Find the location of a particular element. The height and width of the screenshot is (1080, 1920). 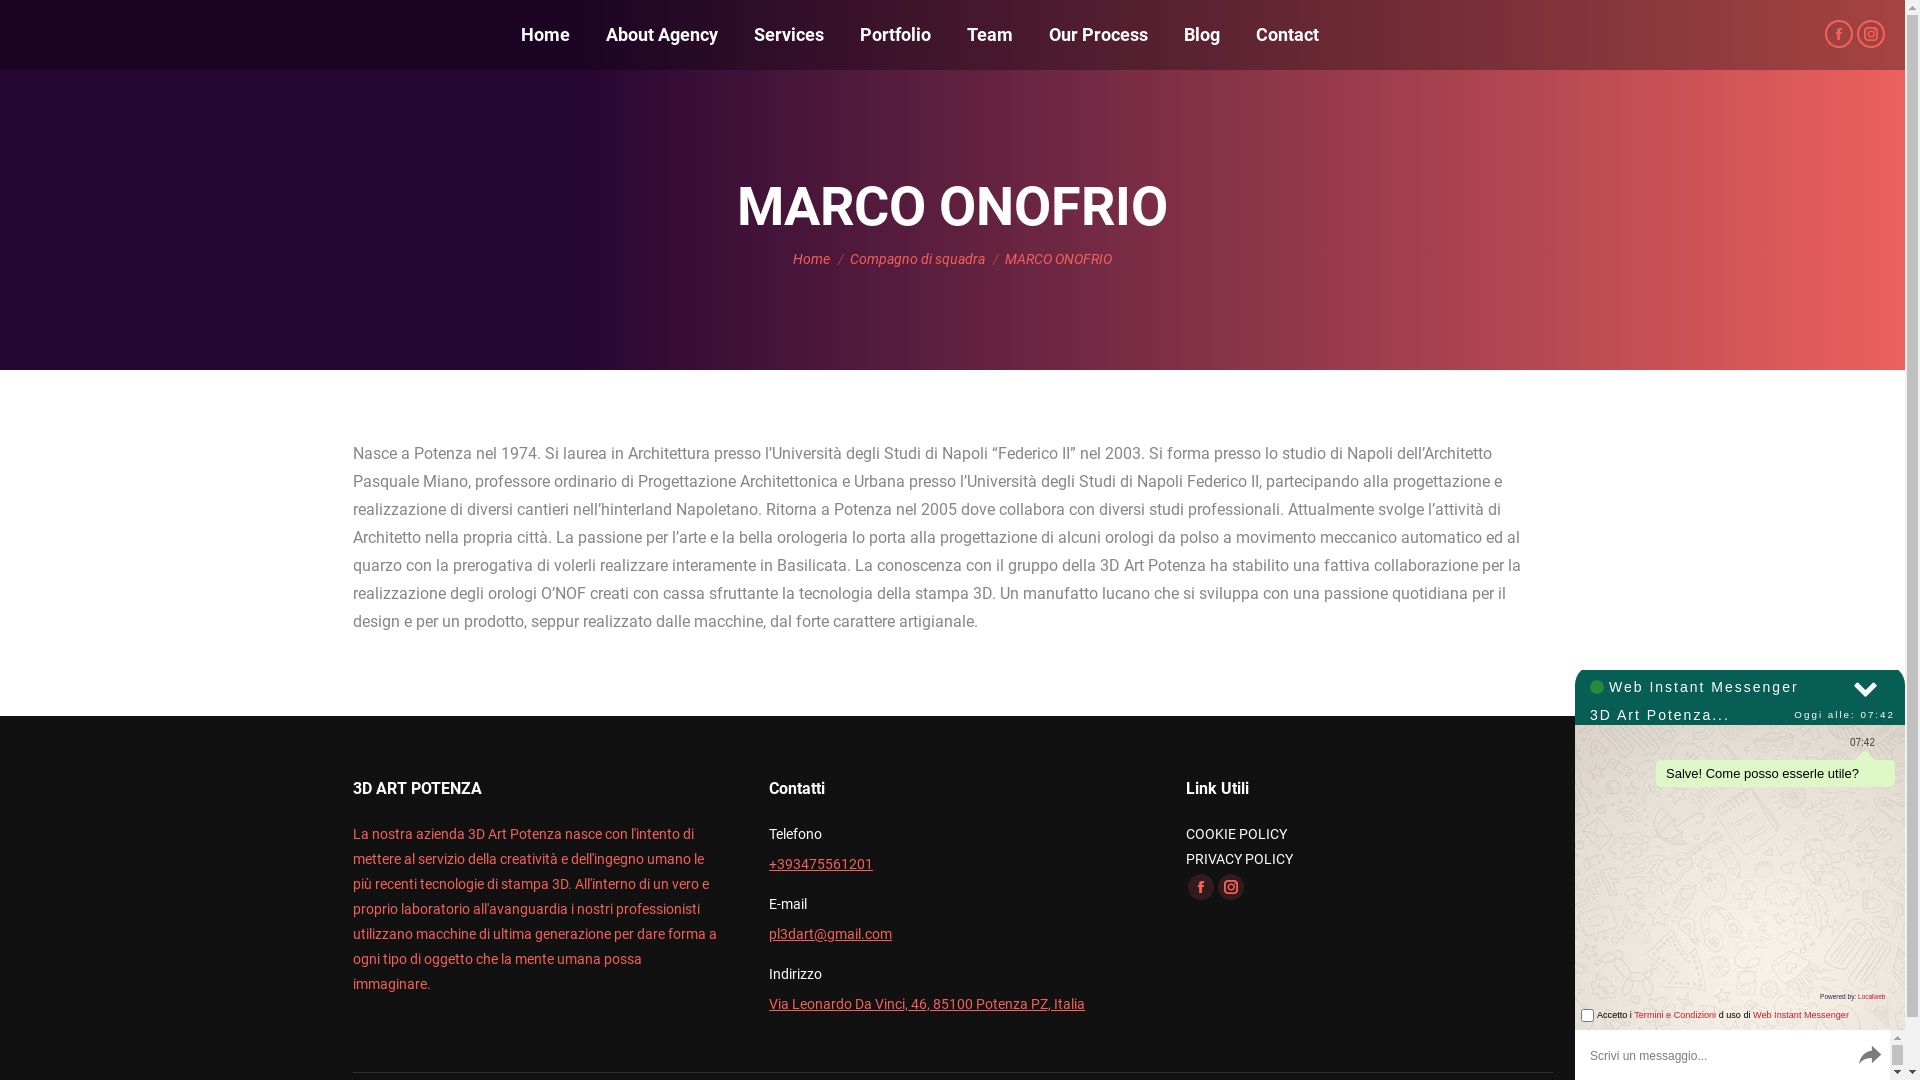

'Blog' is located at coordinates (1200, 34).